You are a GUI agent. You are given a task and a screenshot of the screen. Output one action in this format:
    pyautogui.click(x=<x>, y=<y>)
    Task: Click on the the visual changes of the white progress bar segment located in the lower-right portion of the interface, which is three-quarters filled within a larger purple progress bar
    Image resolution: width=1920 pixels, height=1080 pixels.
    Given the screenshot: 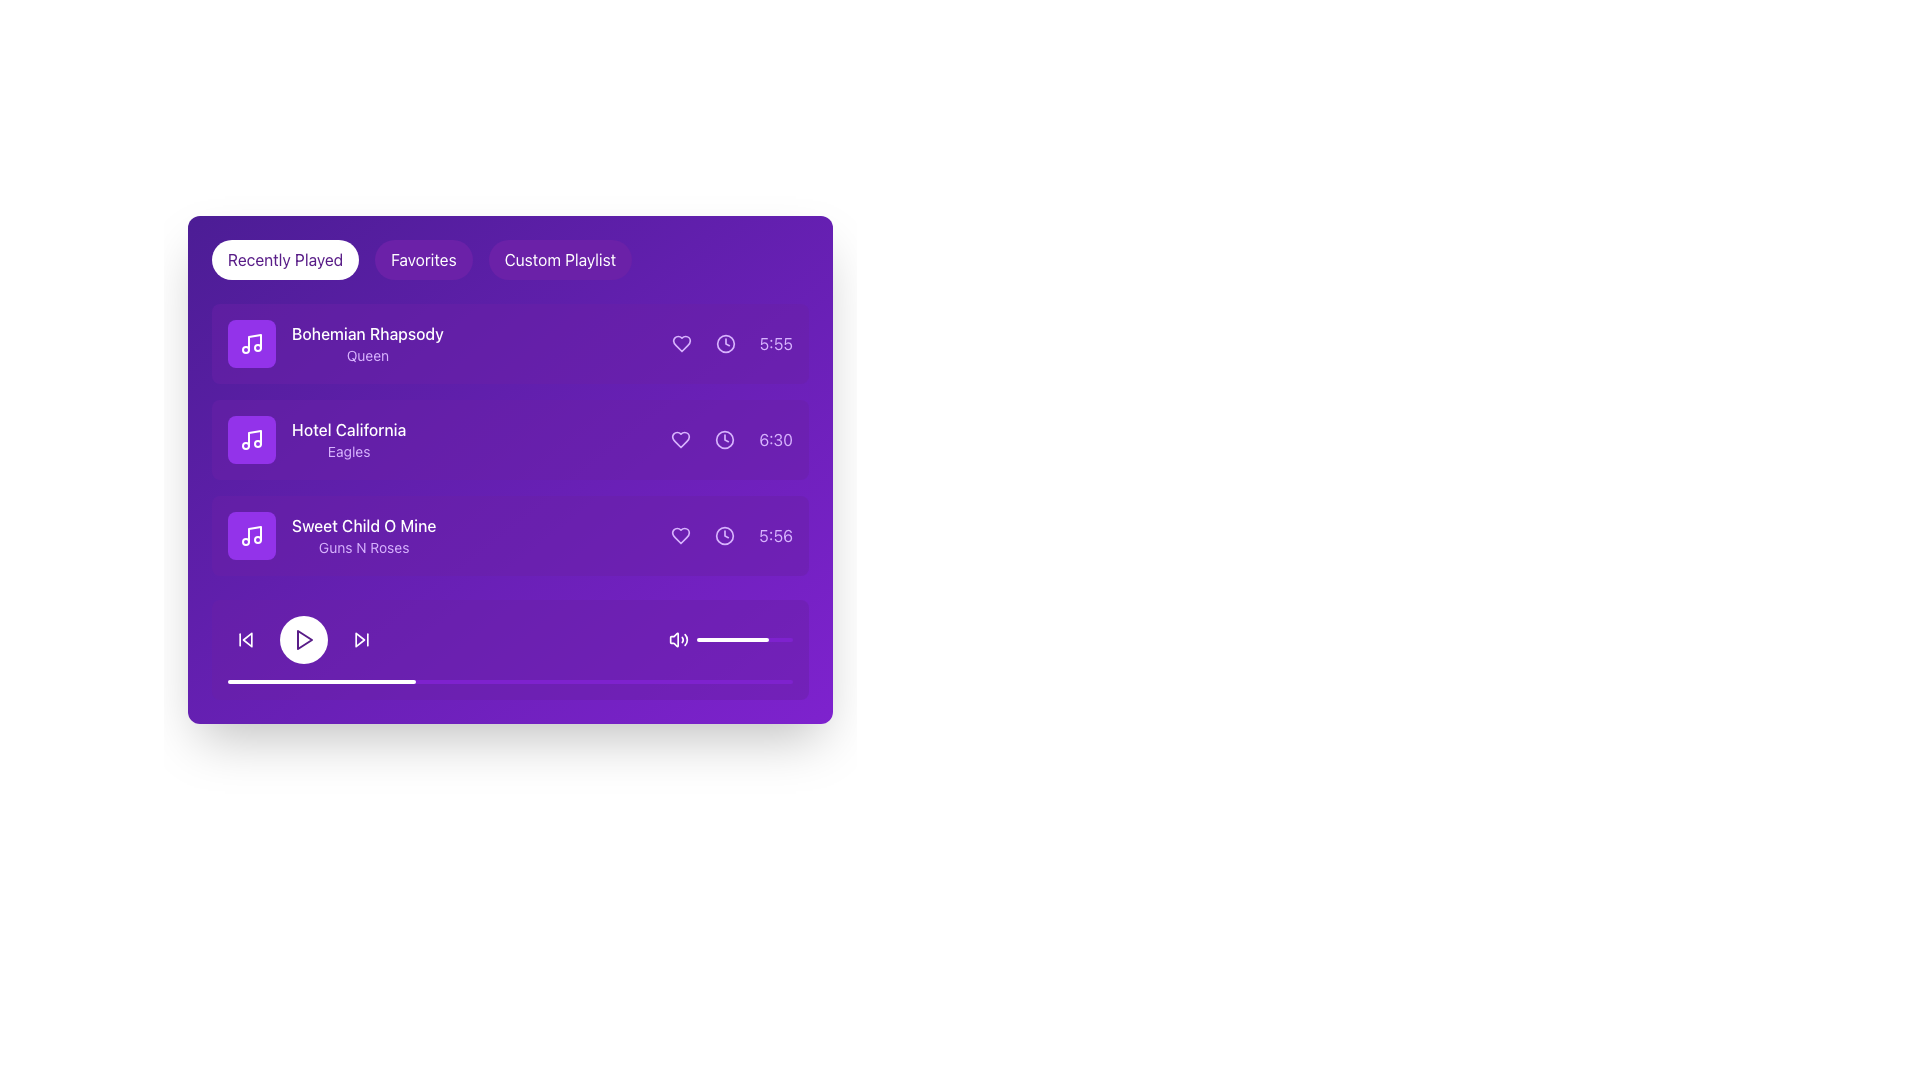 What is the action you would take?
    pyautogui.click(x=732, y=640)
    